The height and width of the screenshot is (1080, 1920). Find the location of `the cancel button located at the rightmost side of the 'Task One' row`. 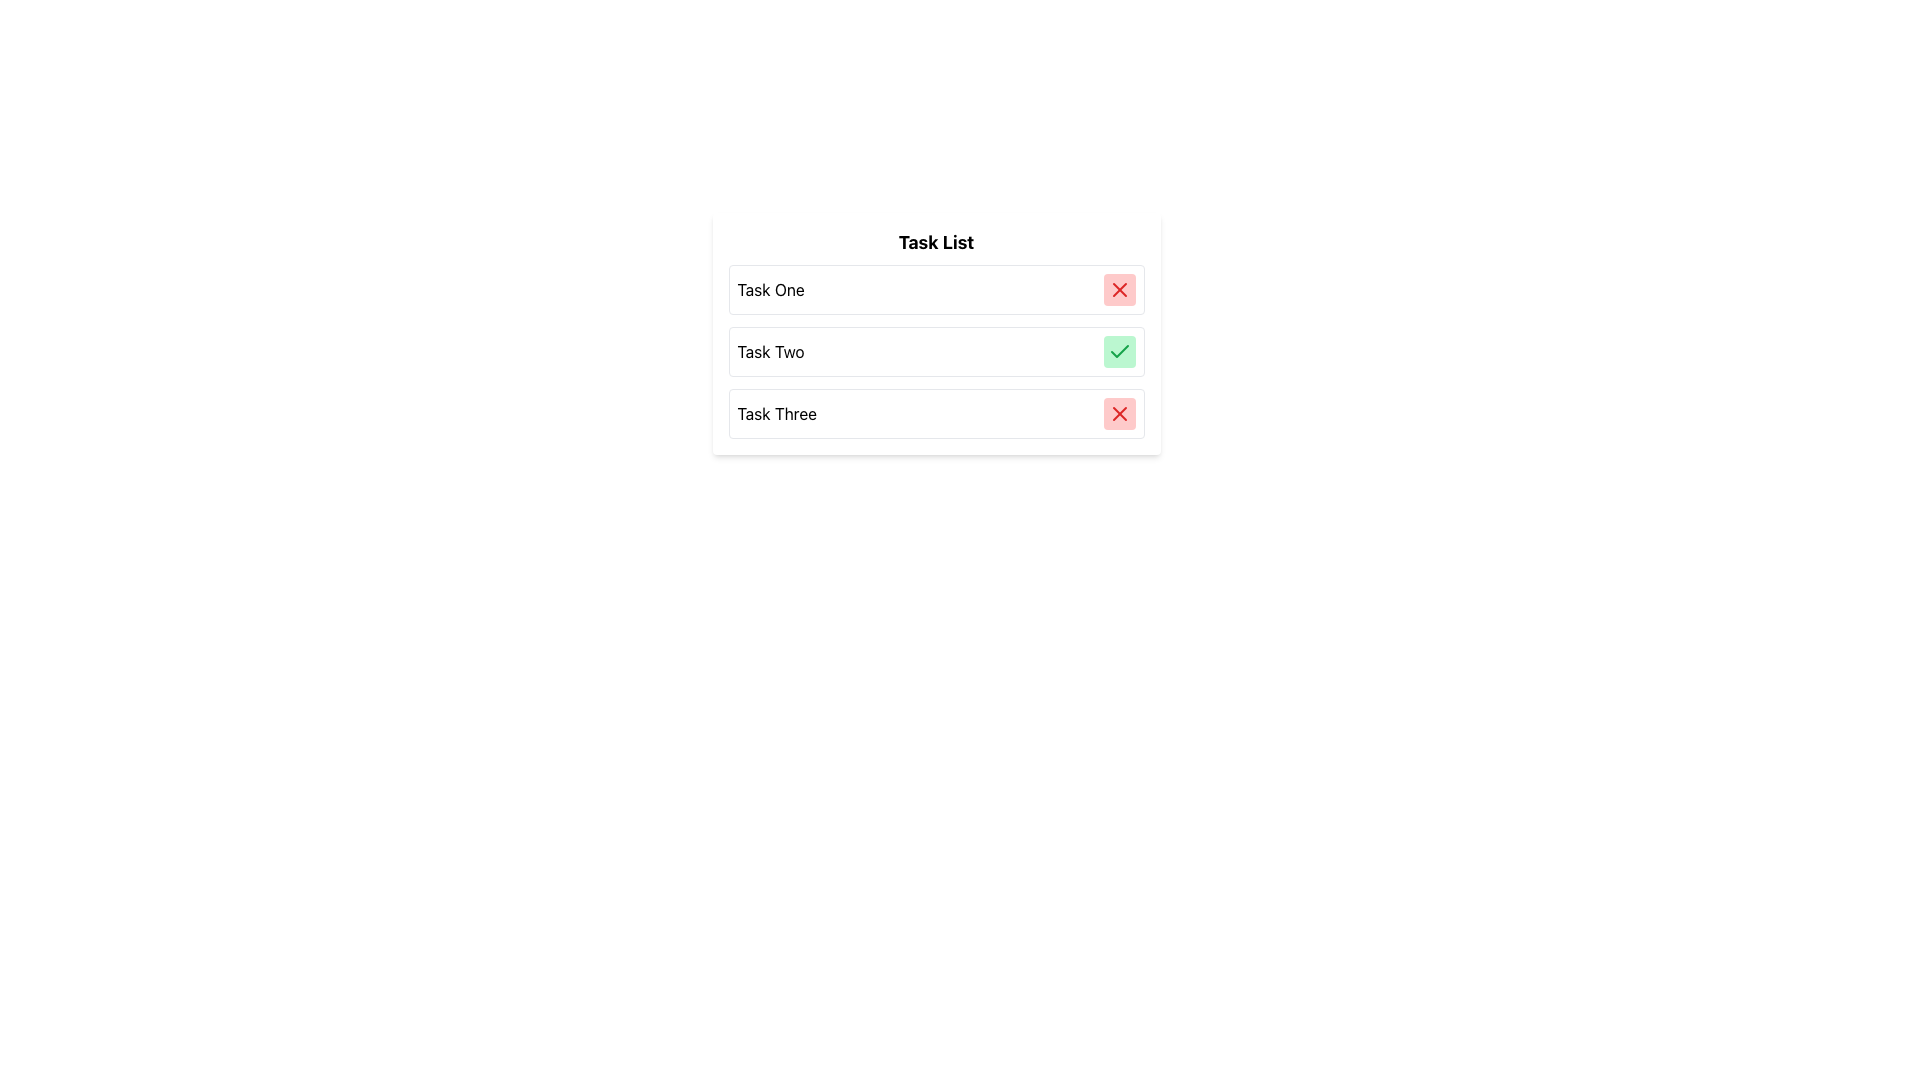

the cancel button located at the rightmost side of the 'Task One' row is located at coordinates (1118, 289).